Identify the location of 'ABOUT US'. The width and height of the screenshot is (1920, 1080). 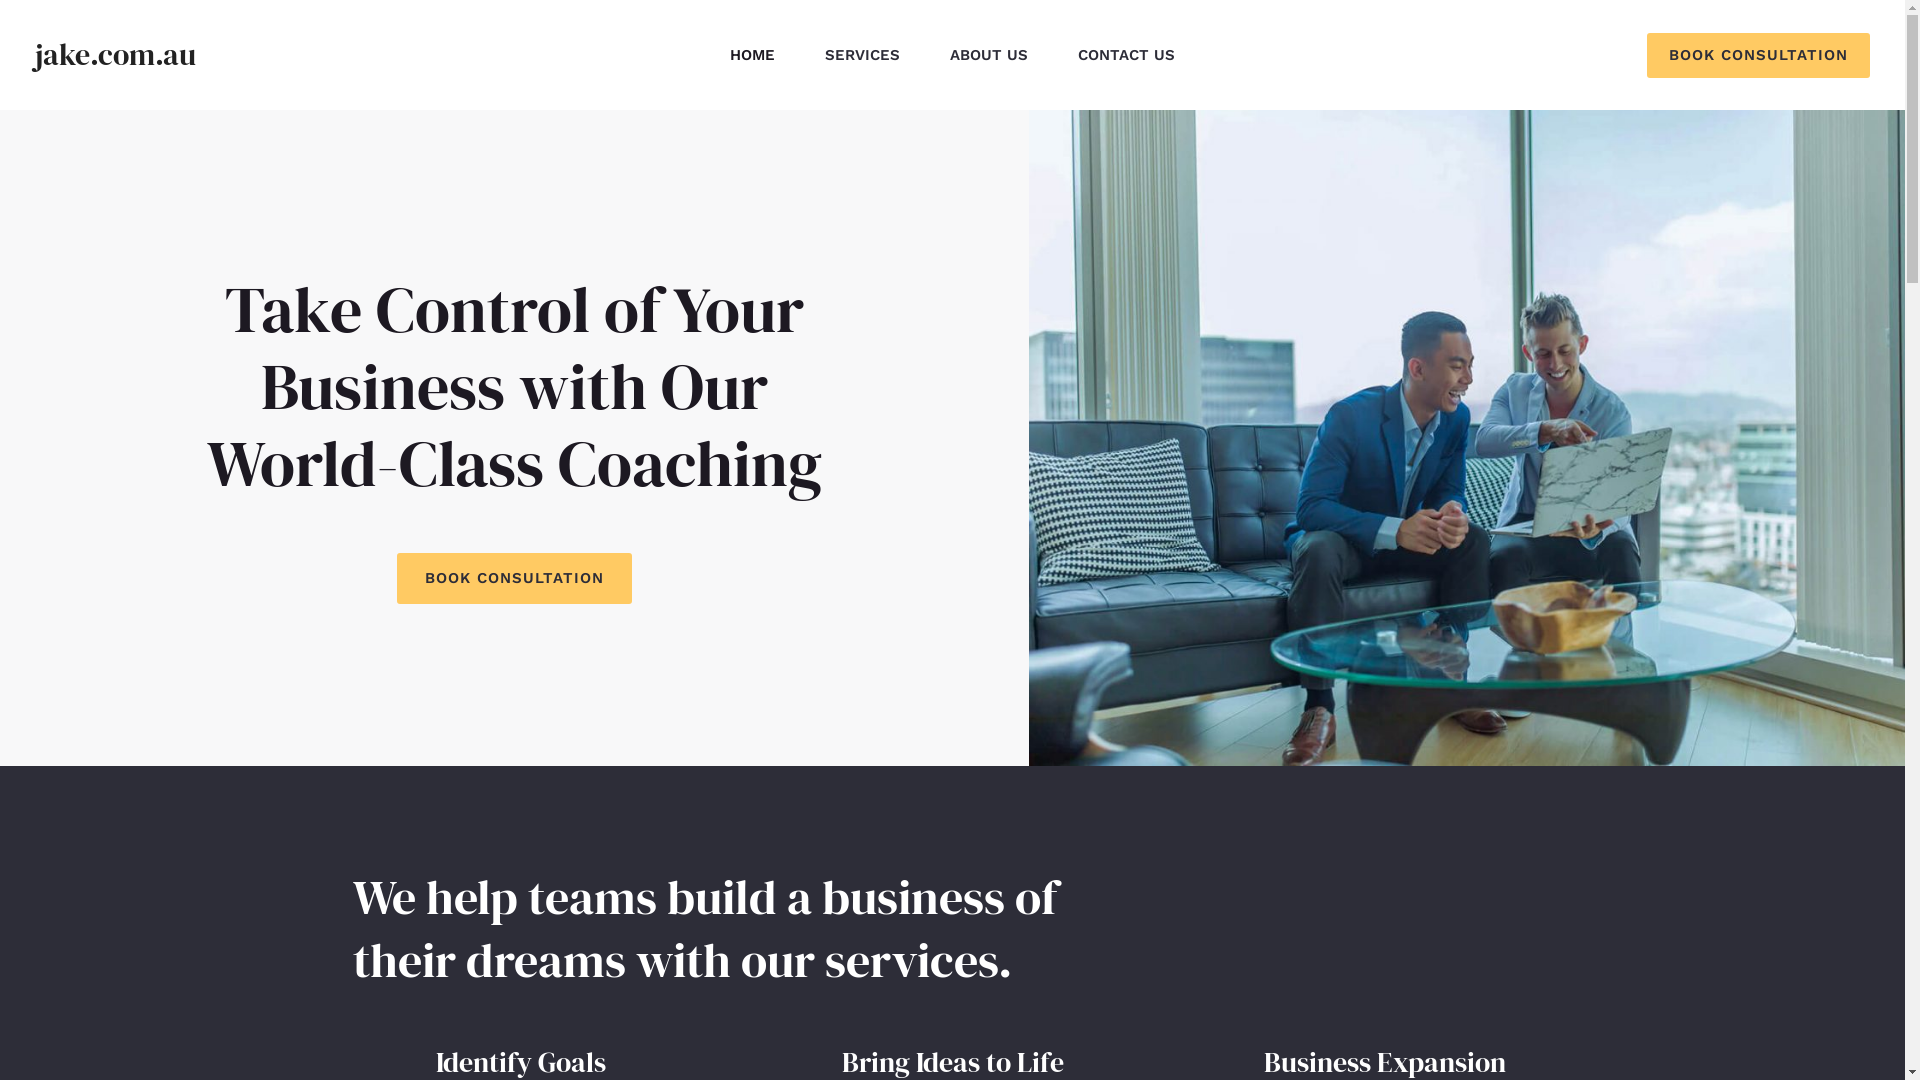
(988, 53).